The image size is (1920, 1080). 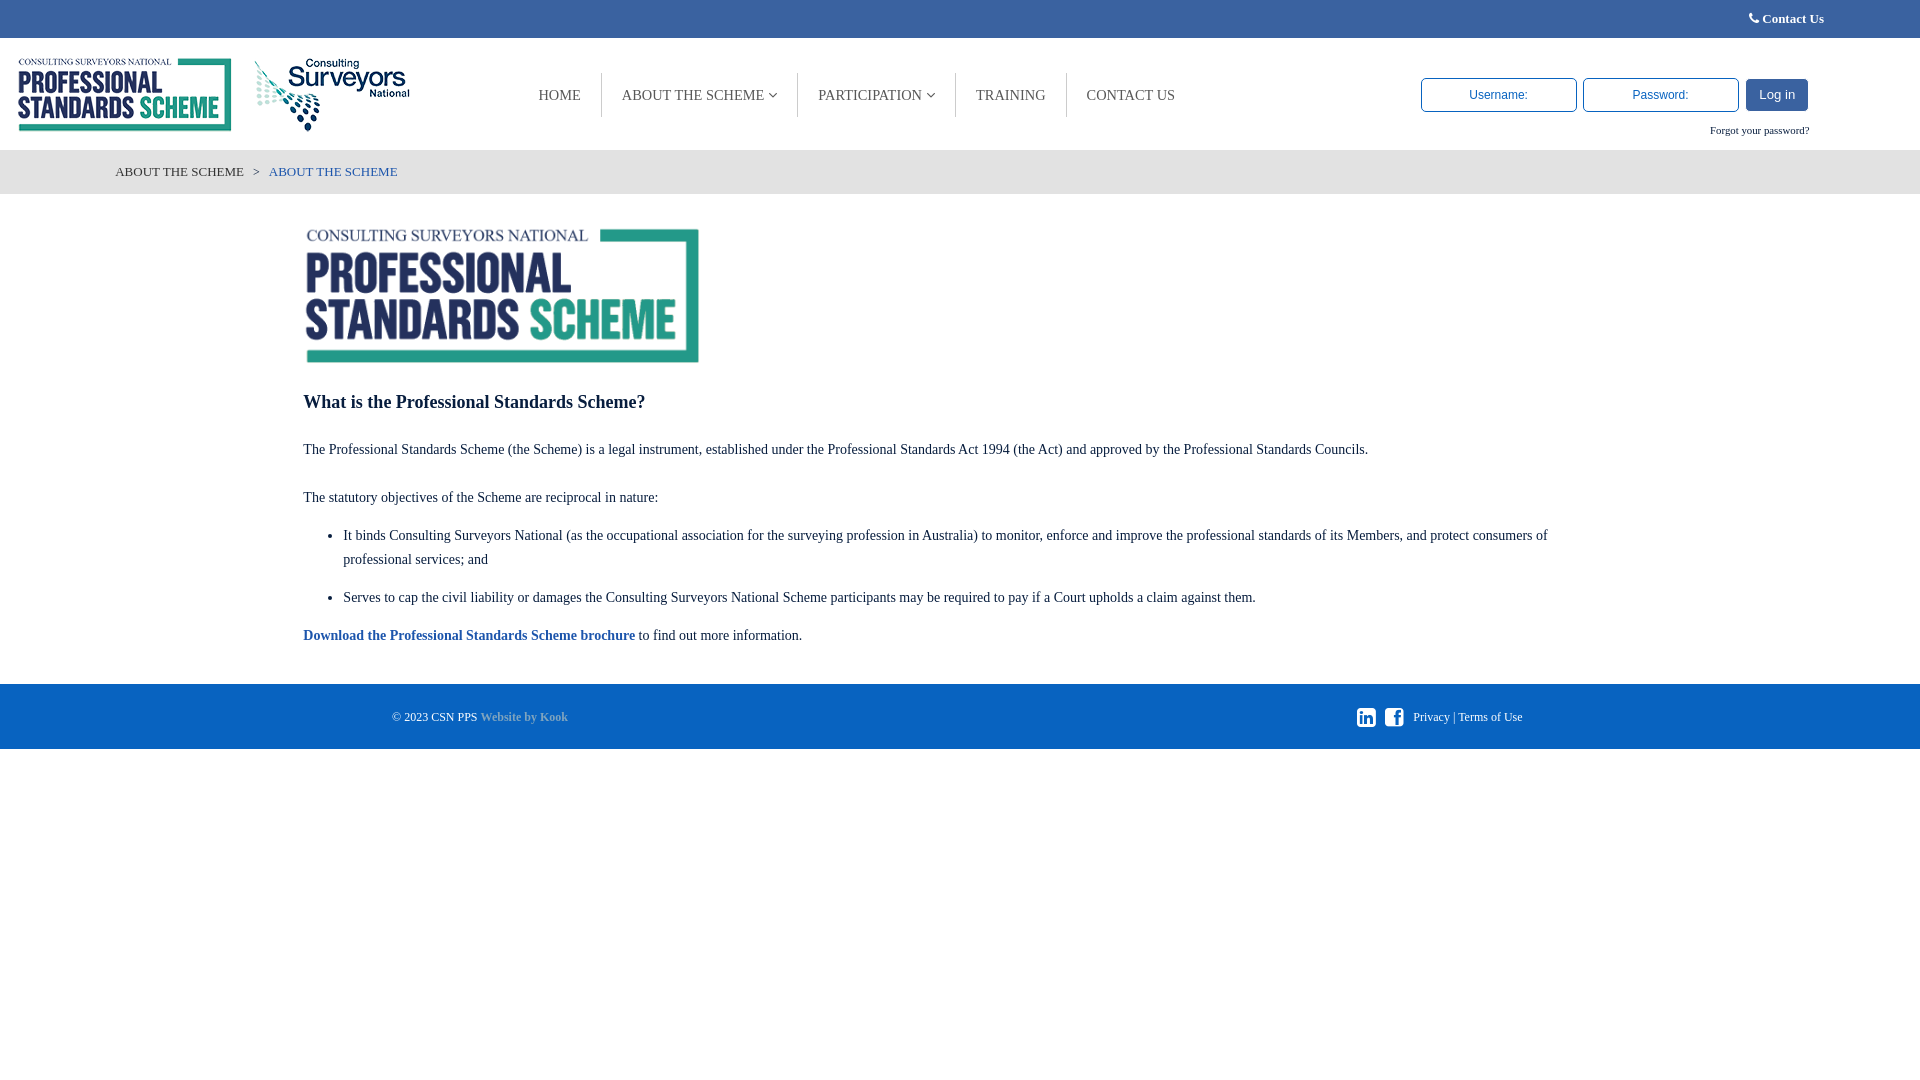 I want to click on 'Privacy', so click(x=1430, y=716).